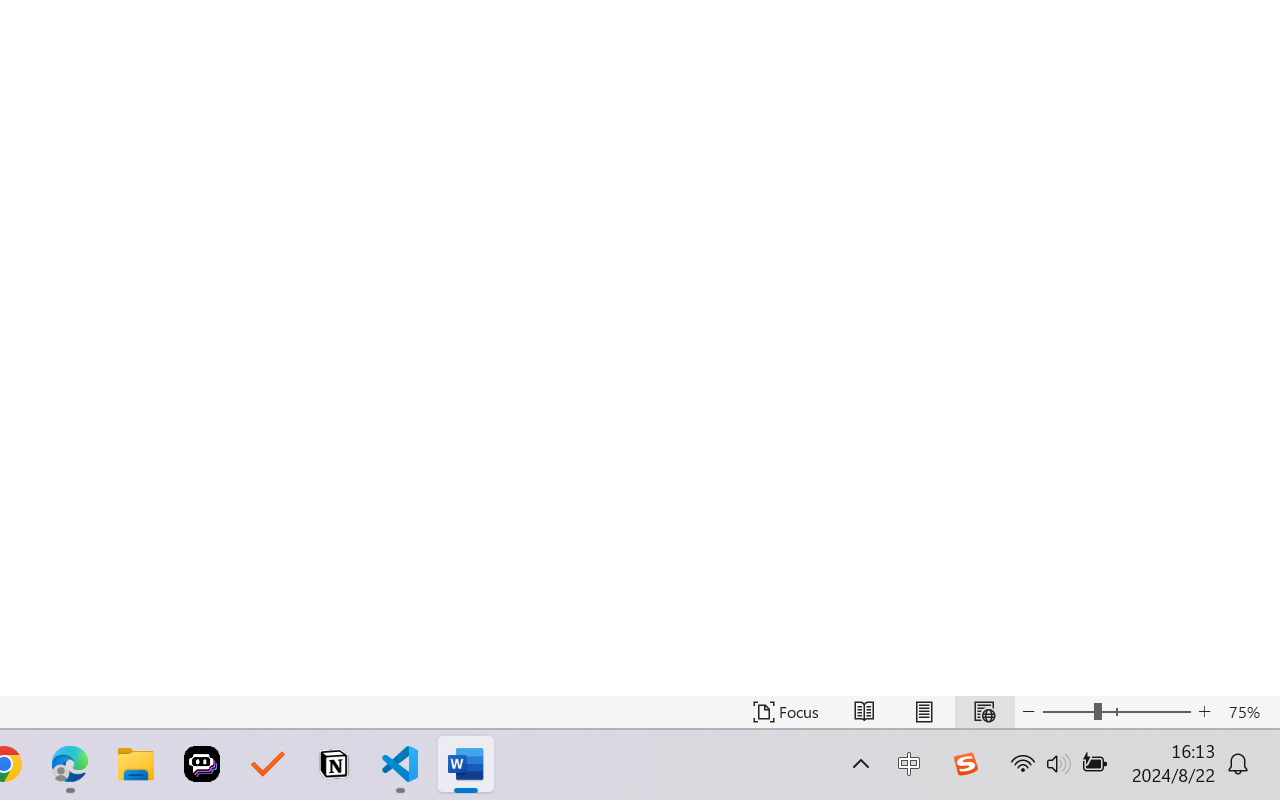 The image size is (1280, 800). Describe the element at coordinates (1115, 711) in the screenshot. I see `'Zoom'` at that location.